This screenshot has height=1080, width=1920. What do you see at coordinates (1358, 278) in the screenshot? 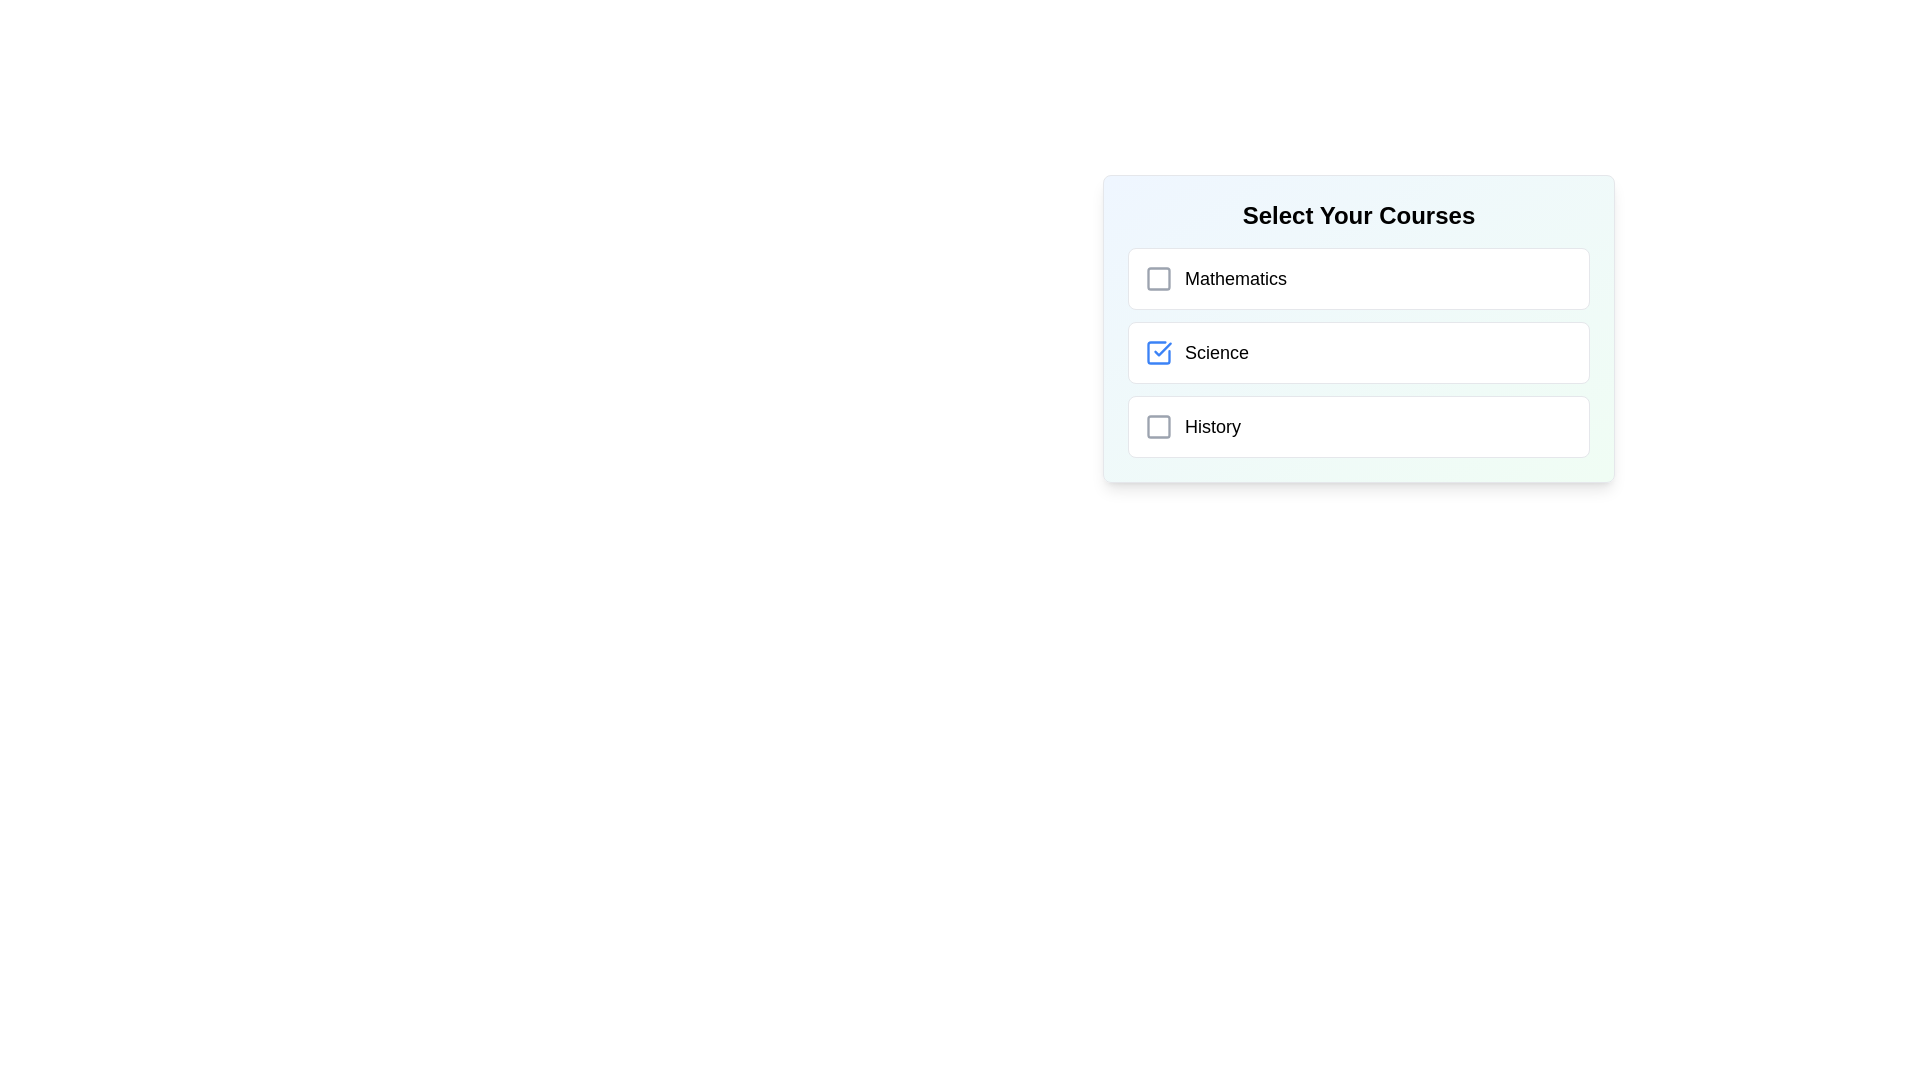
I see `the checkbox labeled 'Mathematics' using keyboard navigation` at bounding box center [1358, 278].